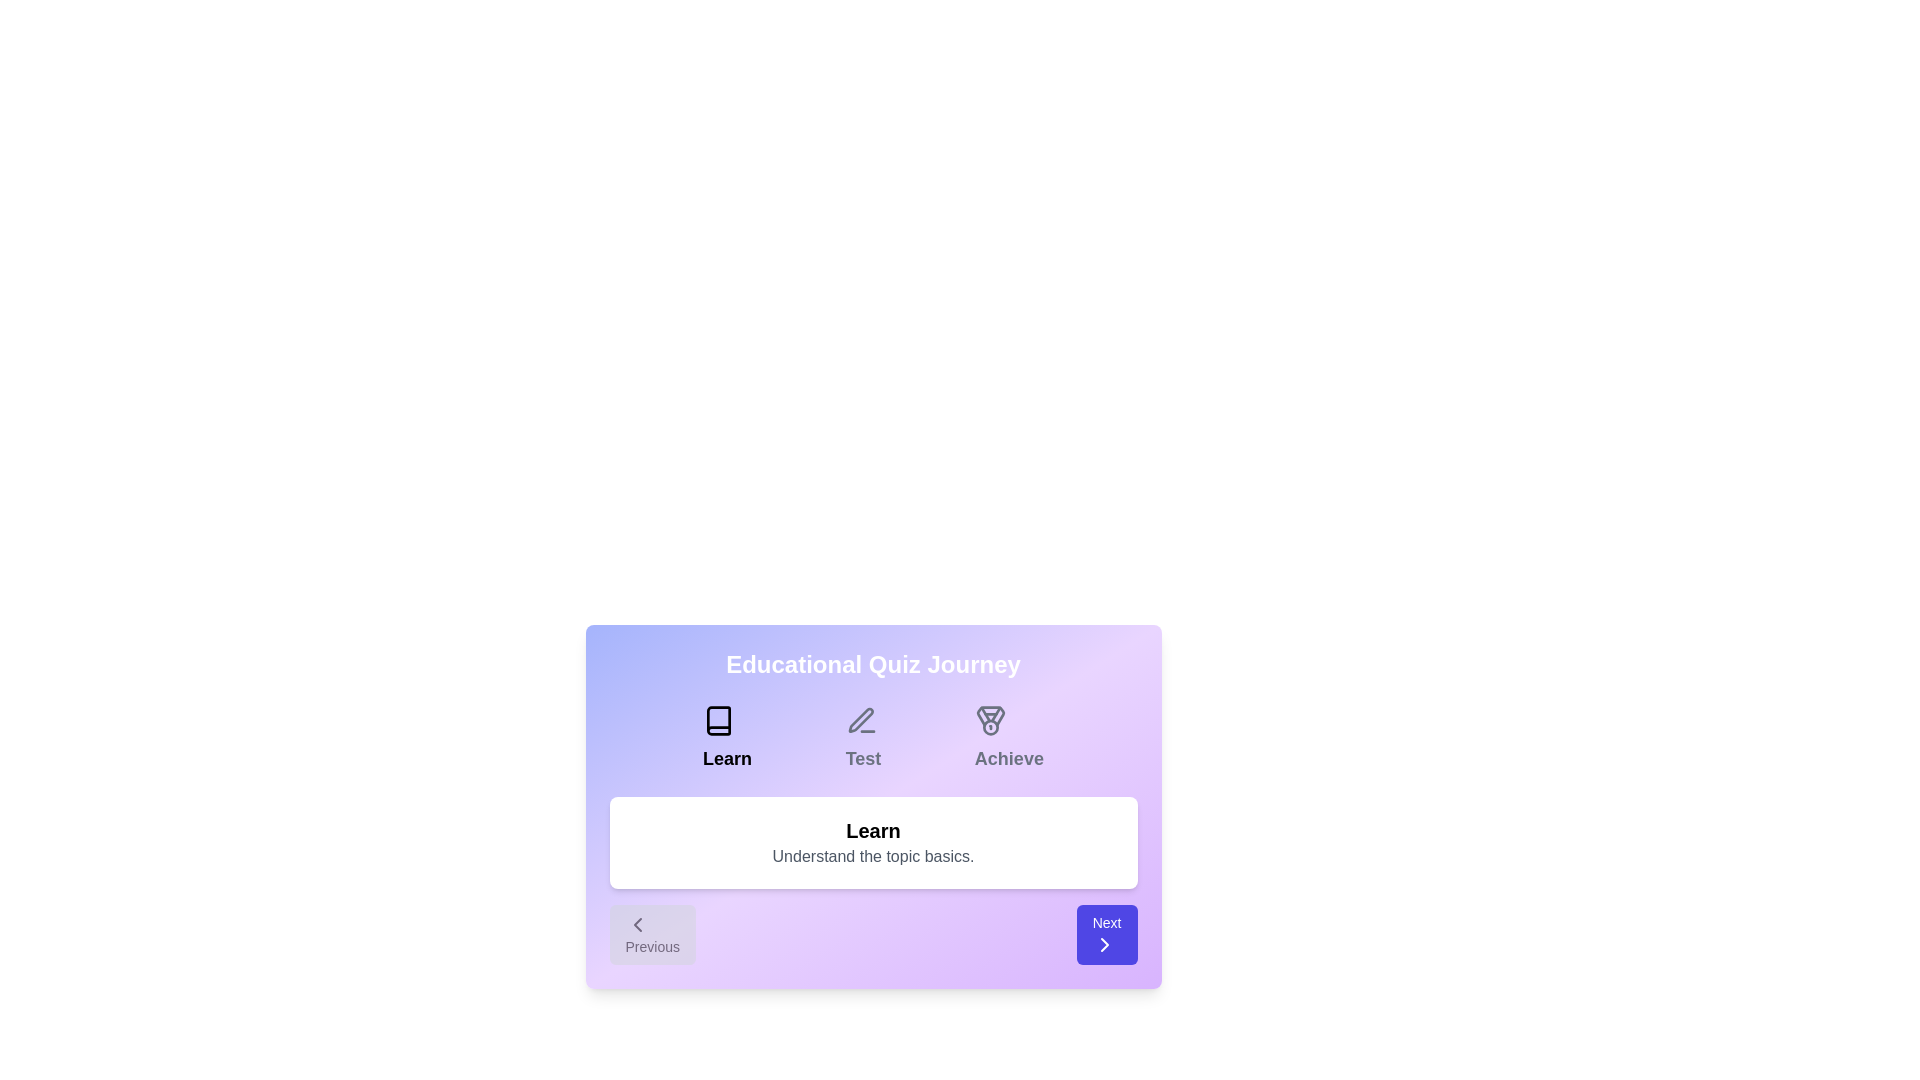 The width and height of the screenshot is (1920, 1080). What do you see at coordinates (860, 721) in the screenshot?
I see `the icon representing the stage Test to inspect its details` at bounding box center [860, 721].